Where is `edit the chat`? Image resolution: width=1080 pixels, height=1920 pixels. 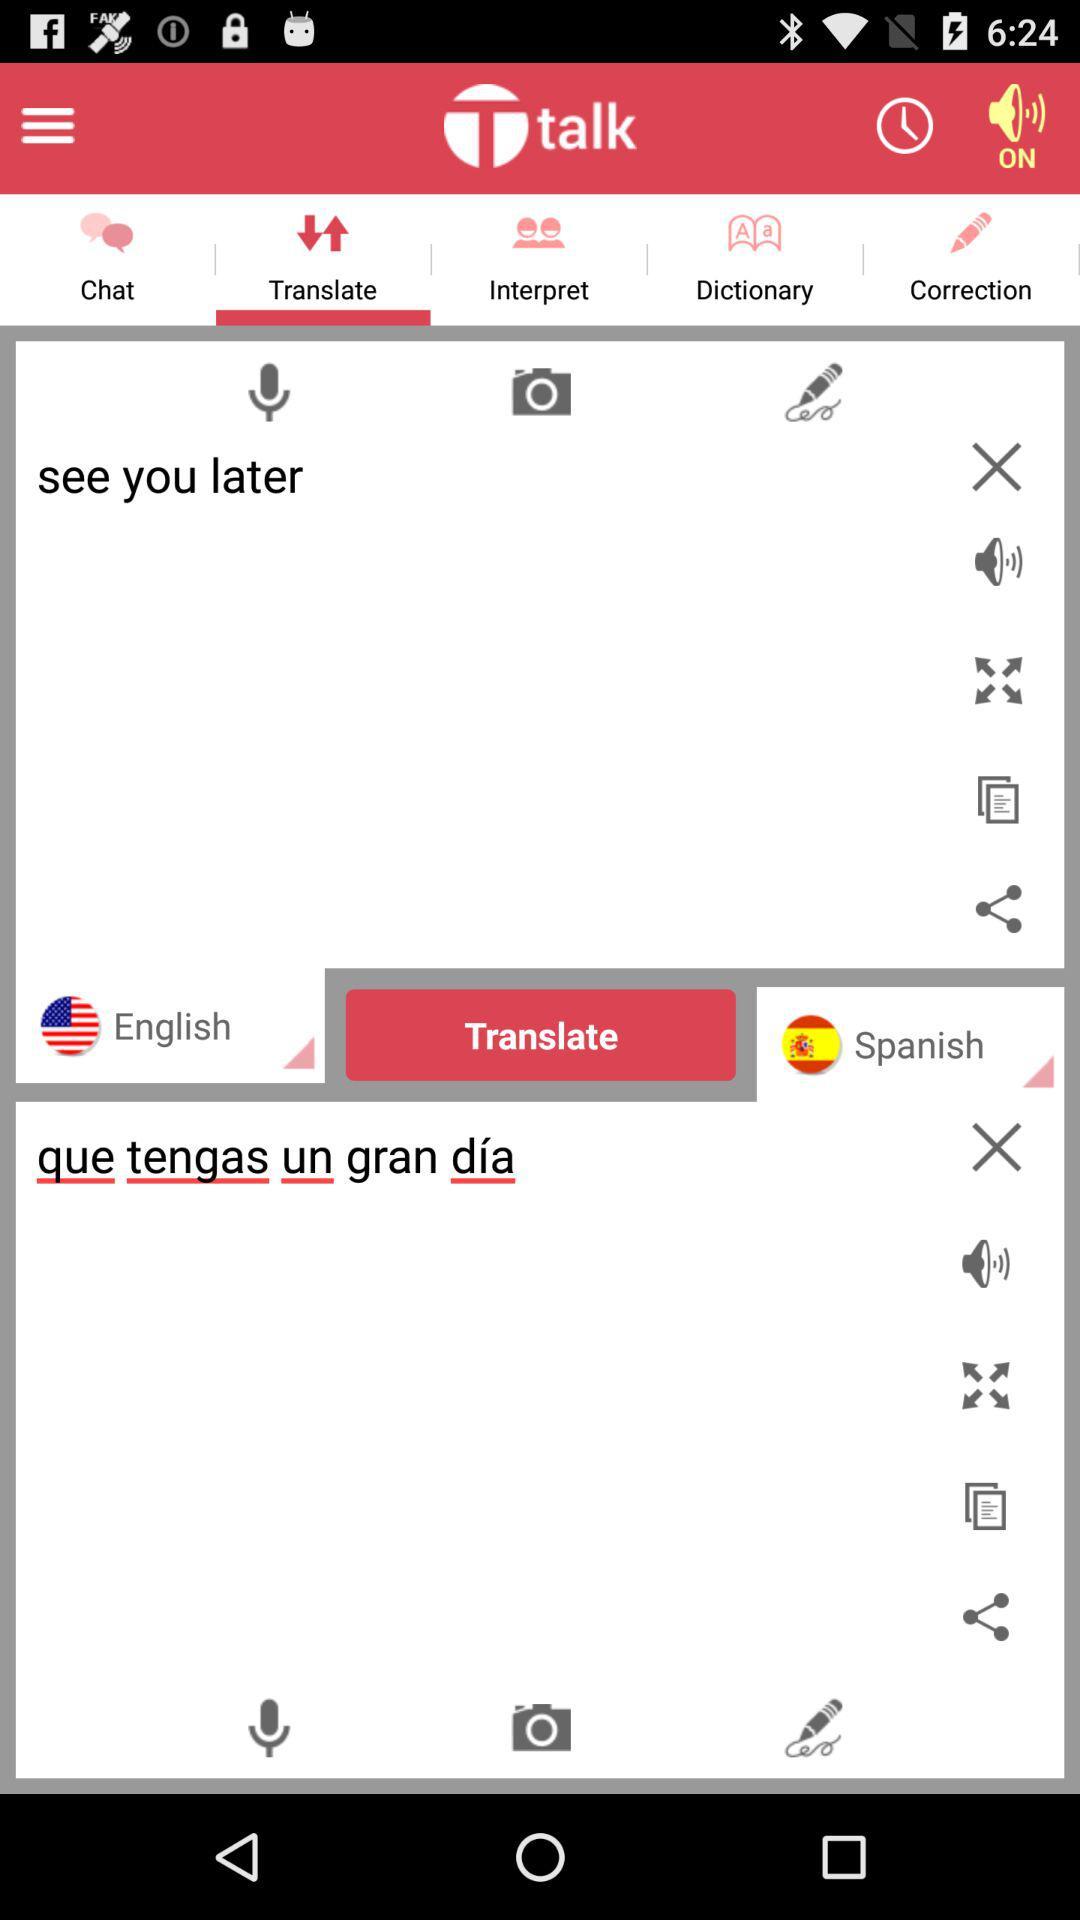 edit the chat is located at coordinates (813, 1726).